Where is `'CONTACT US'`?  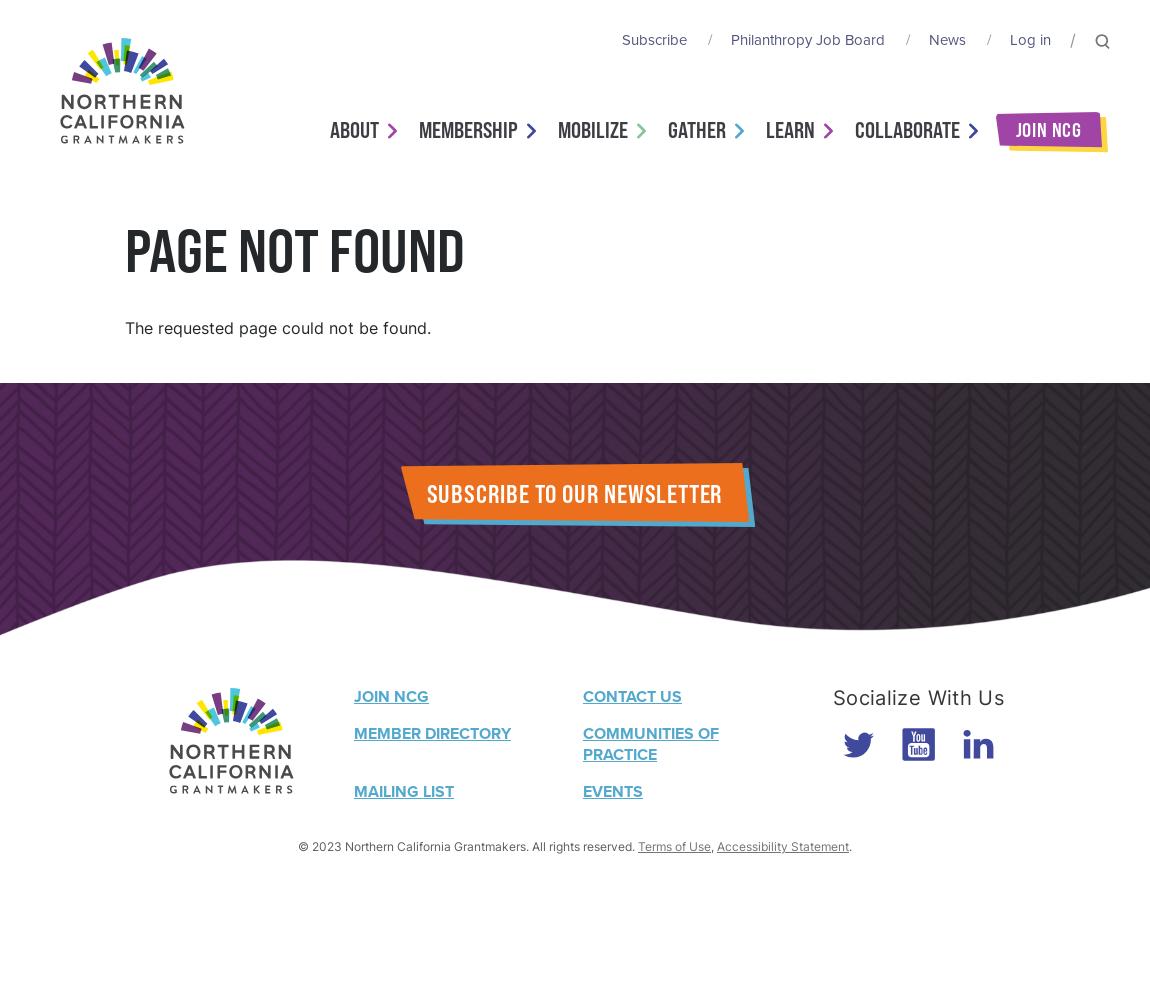 'CONTACT US' is located at coordinates (631, 695).